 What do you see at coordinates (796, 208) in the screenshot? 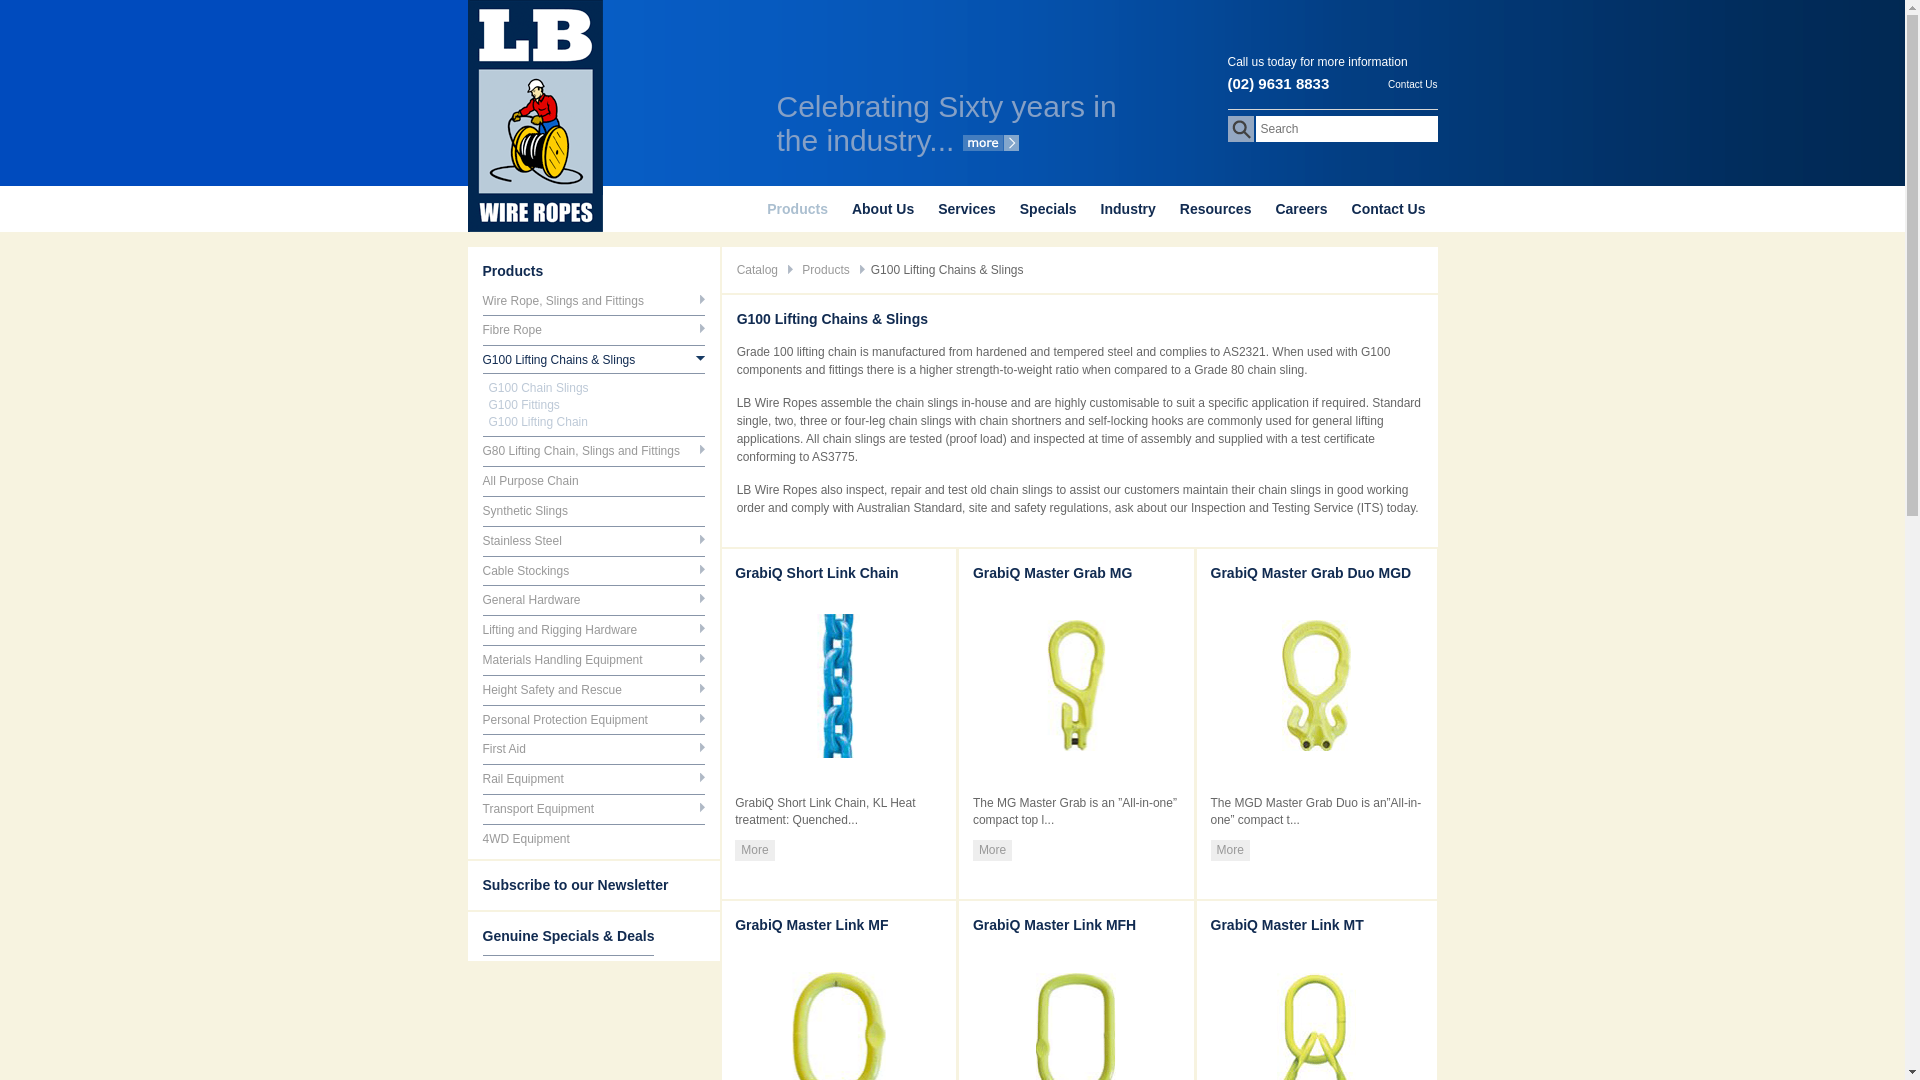
I see `'Products'` at bounding box center [796, 208].